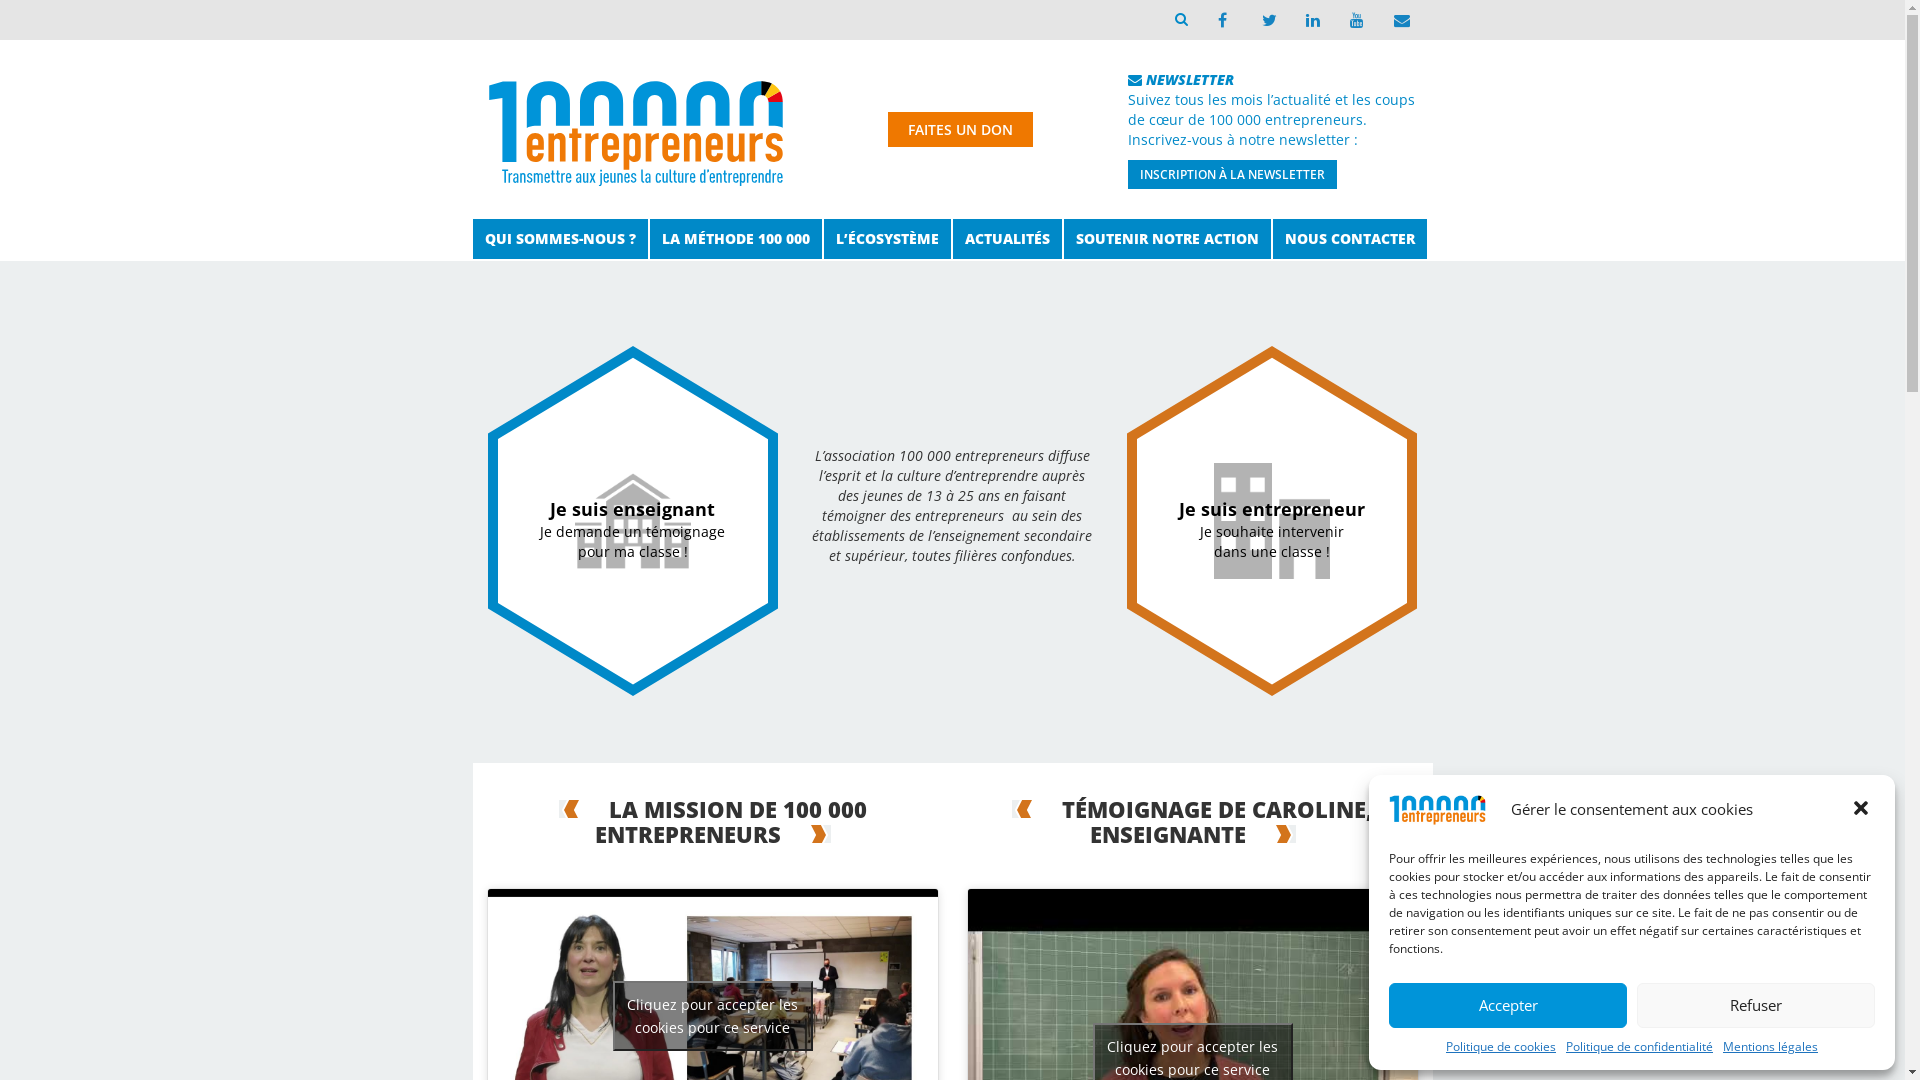 The height and width of the screenshot is (1080, 1920). I want to click on 'YouTube', so click(1334, 19).